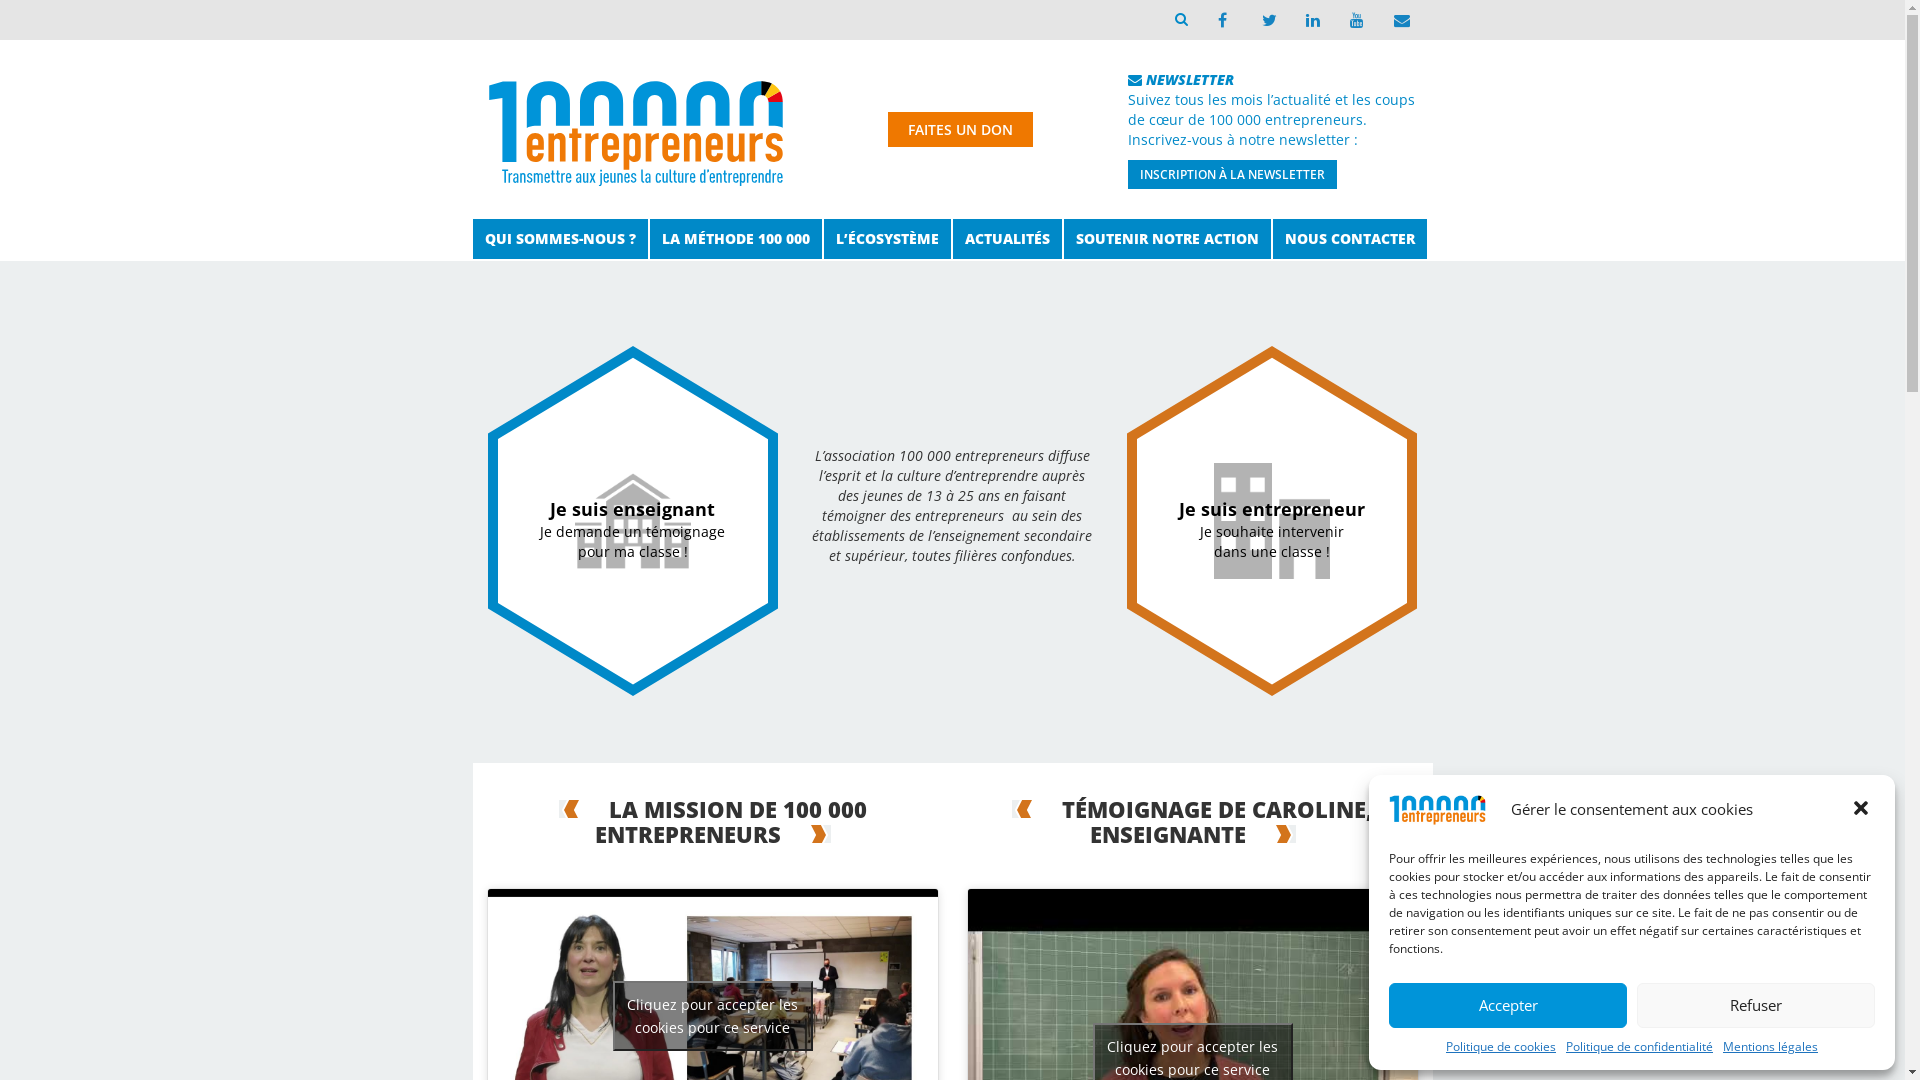 The height and width of the screenshot is (1080, 1920). I want to click on 'YouTube', so click(1334, 19).